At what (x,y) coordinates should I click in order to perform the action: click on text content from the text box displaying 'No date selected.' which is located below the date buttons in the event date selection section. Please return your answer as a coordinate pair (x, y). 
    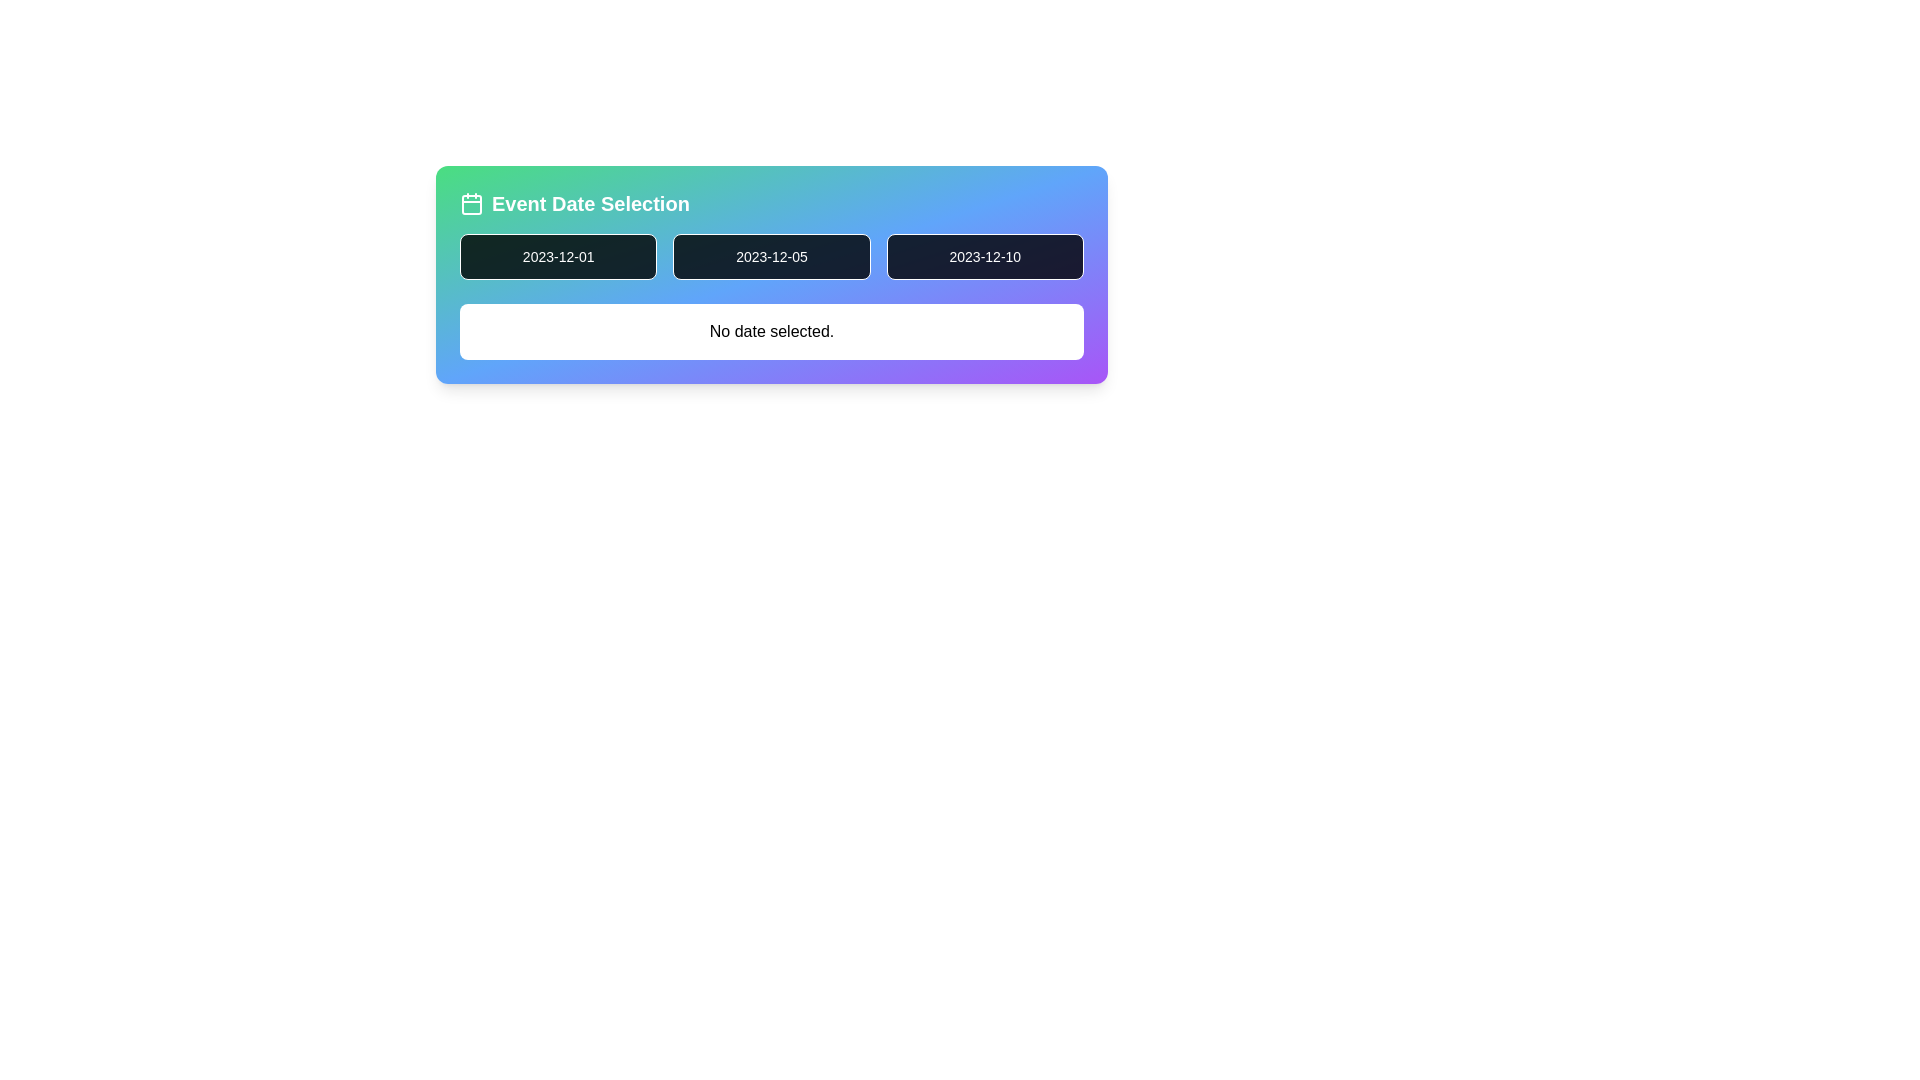
    Looking at the image, I should click on (771, 330).